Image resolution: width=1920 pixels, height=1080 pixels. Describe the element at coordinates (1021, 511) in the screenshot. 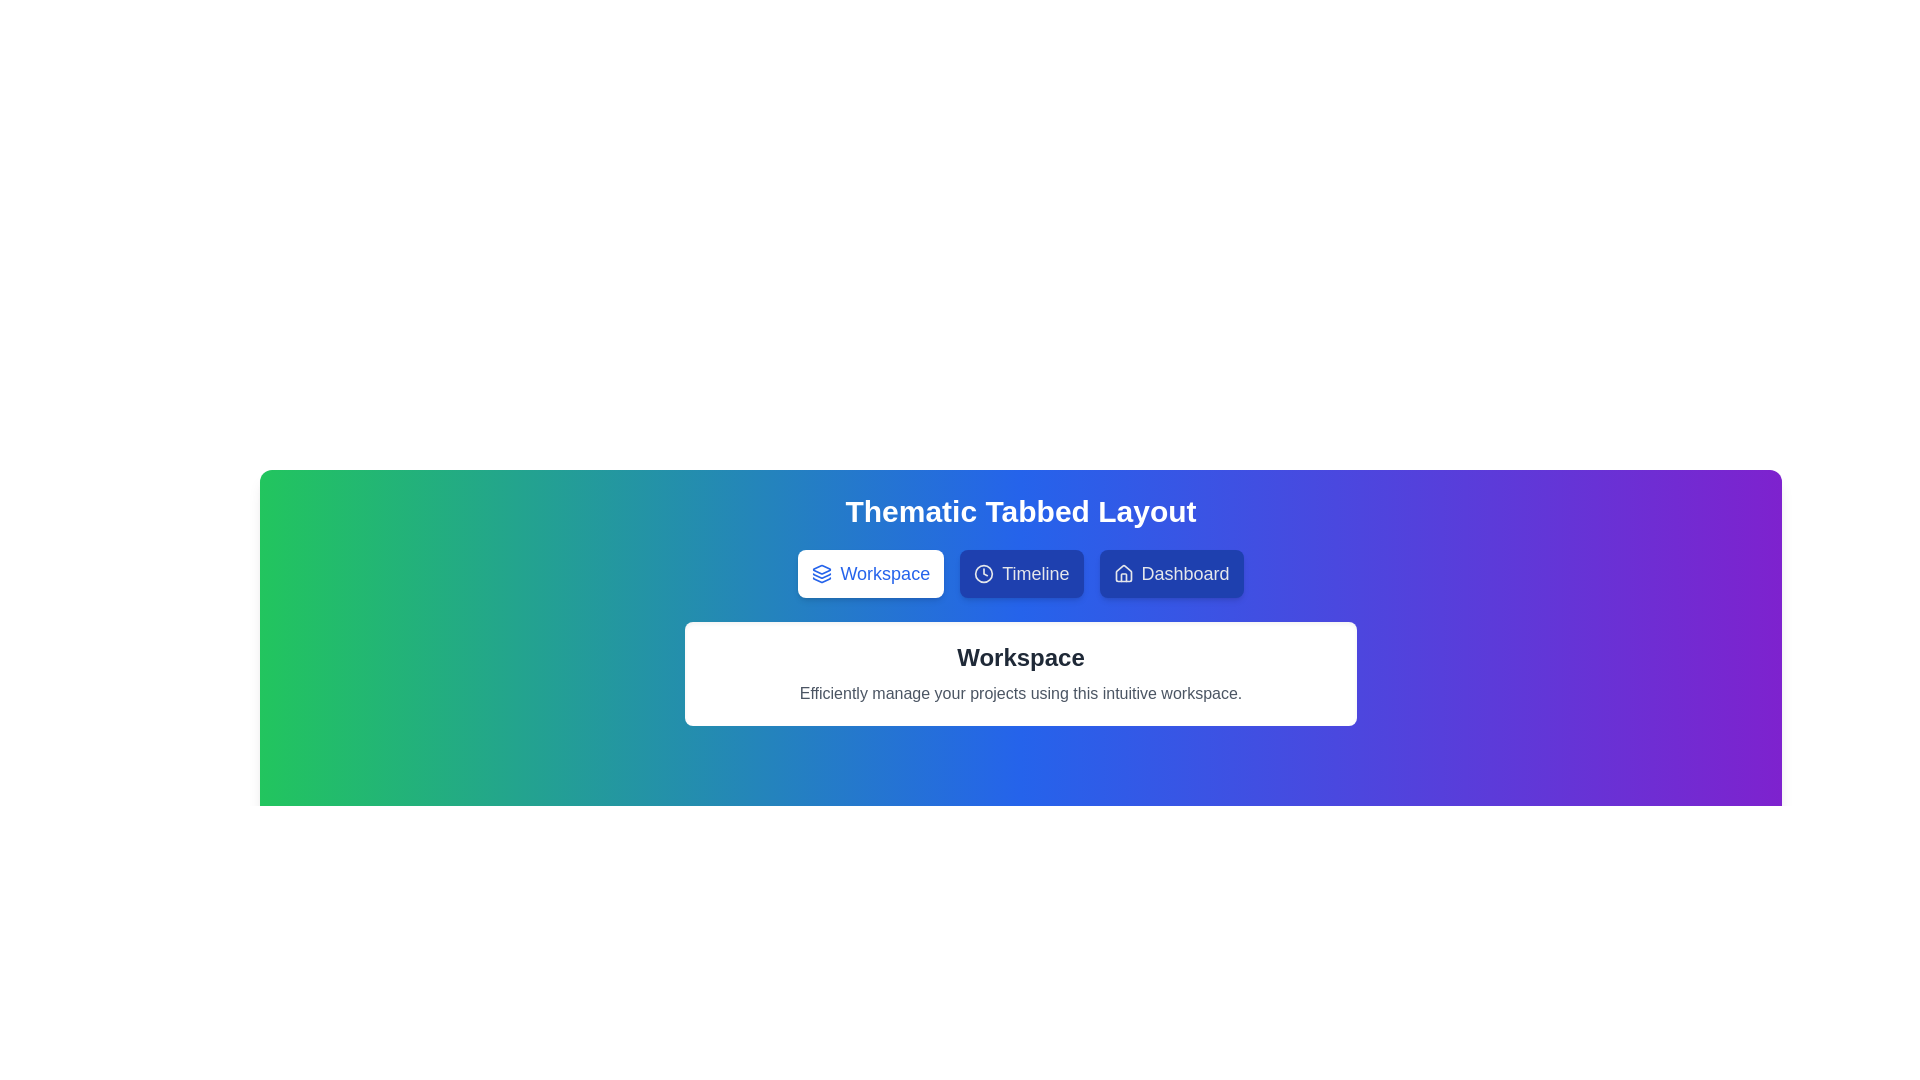

I see `text from the heading element that serves as the title for the section, which is centrally located above the tab-like buttons labeled 'Workspace', 'Timeline', and 'Dashboard'` at that location.